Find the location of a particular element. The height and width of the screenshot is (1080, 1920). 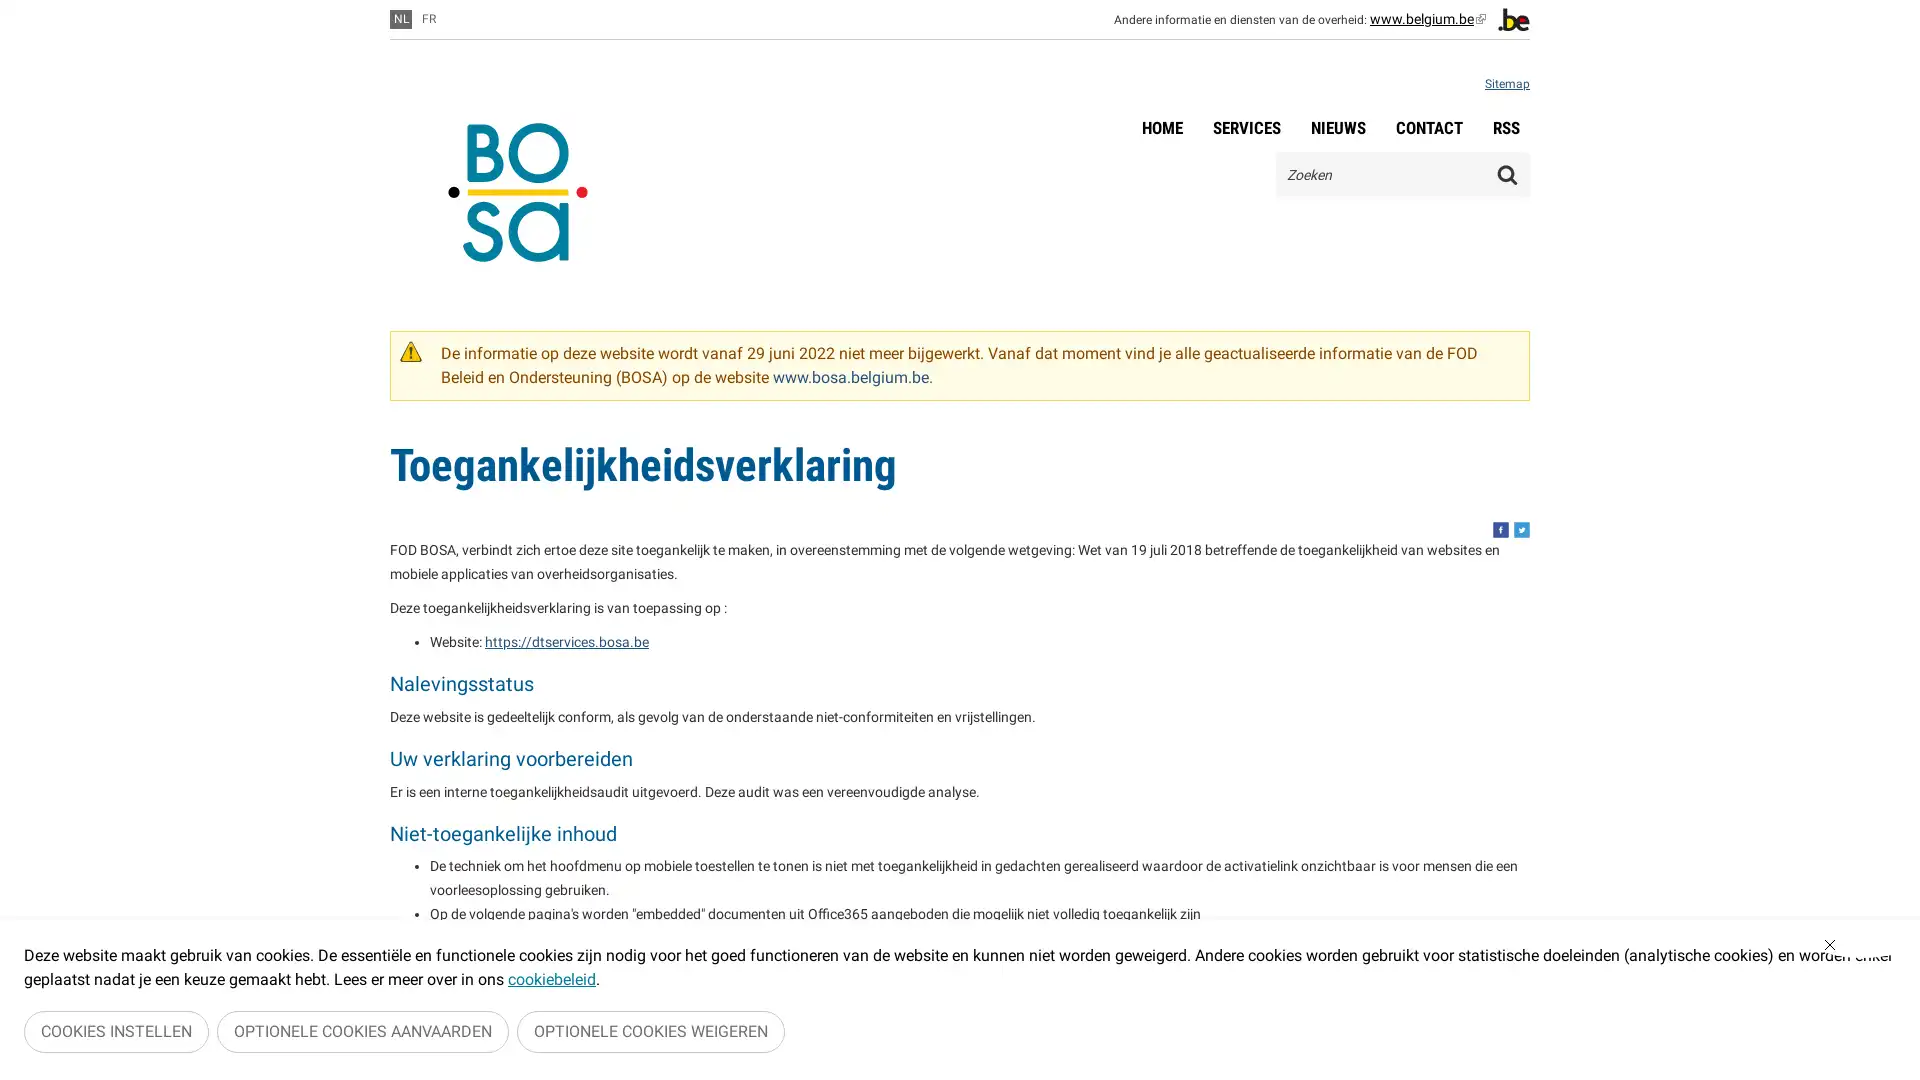

OPTIONELE COOKIES AANVAARDEN is located at coordinates (363, 1034).